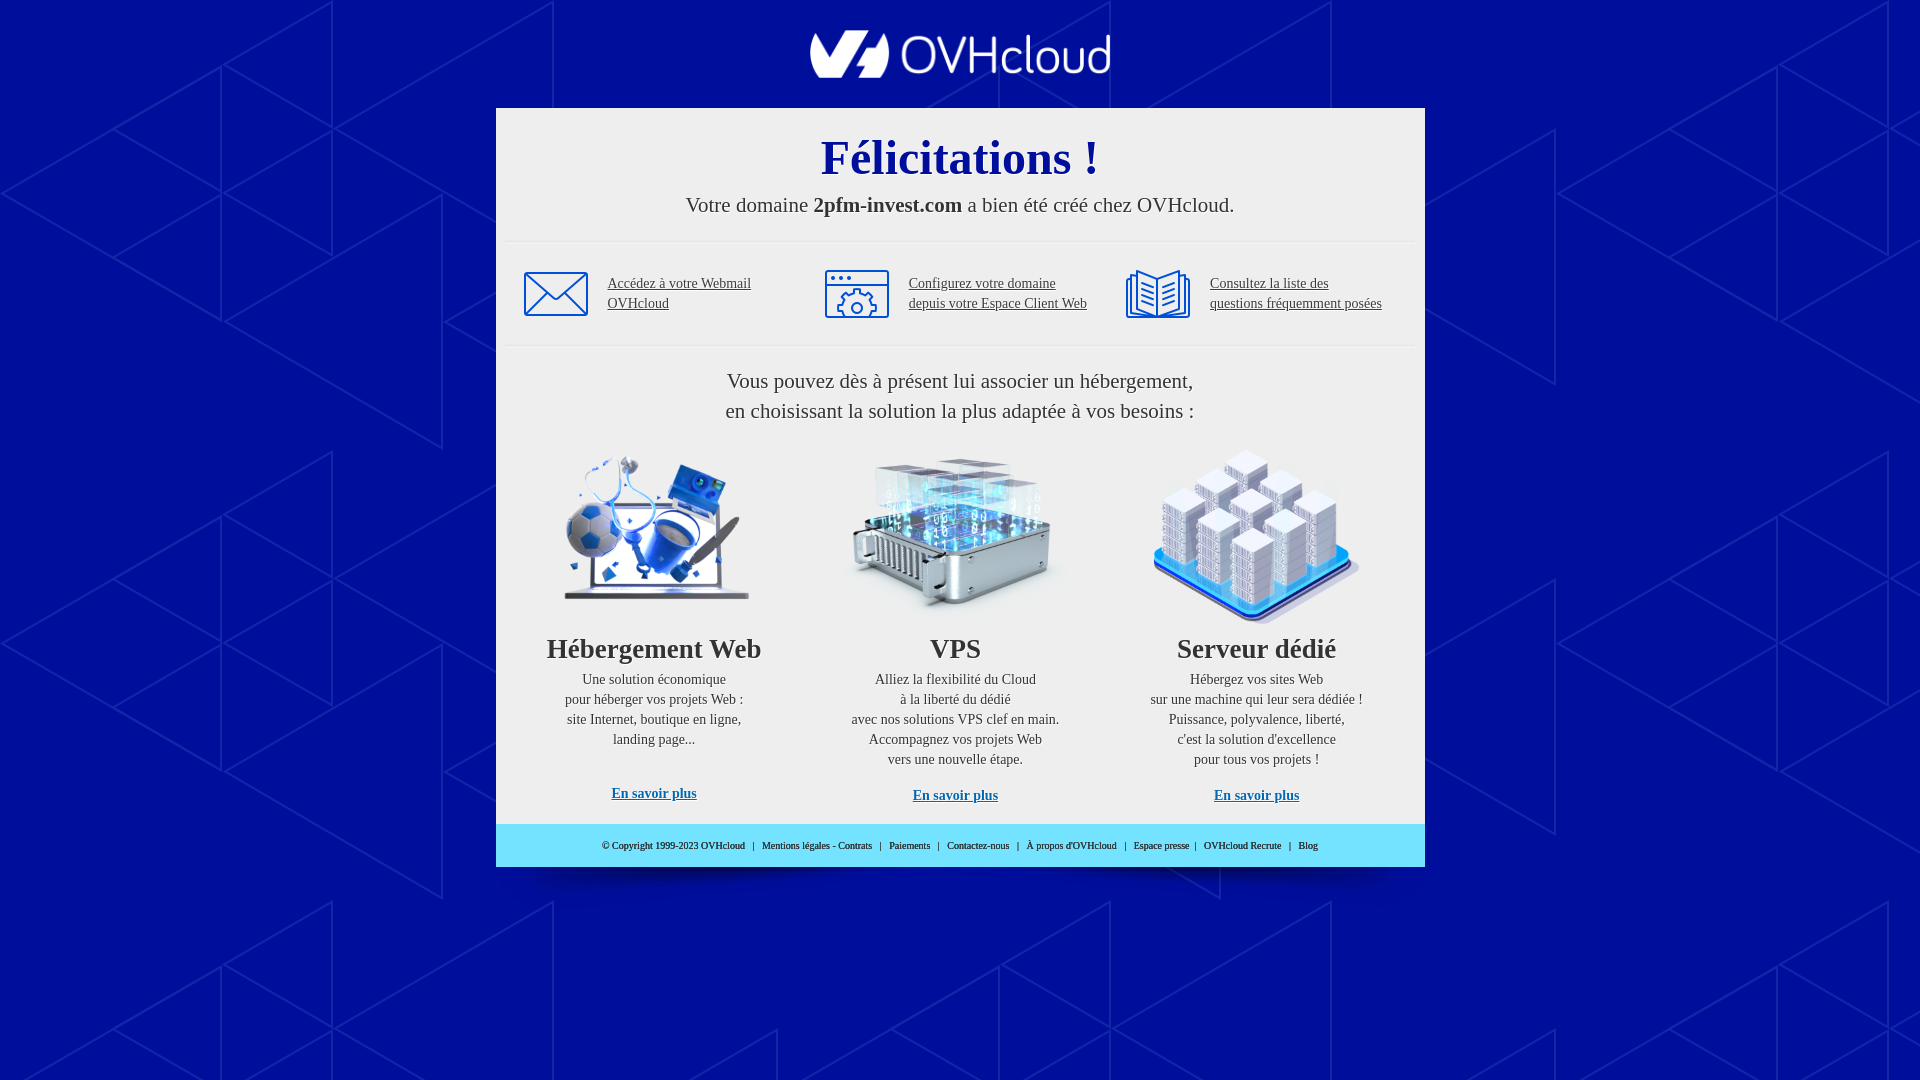  I want to click on 'Configurez votre domaine, so click(998, 293).